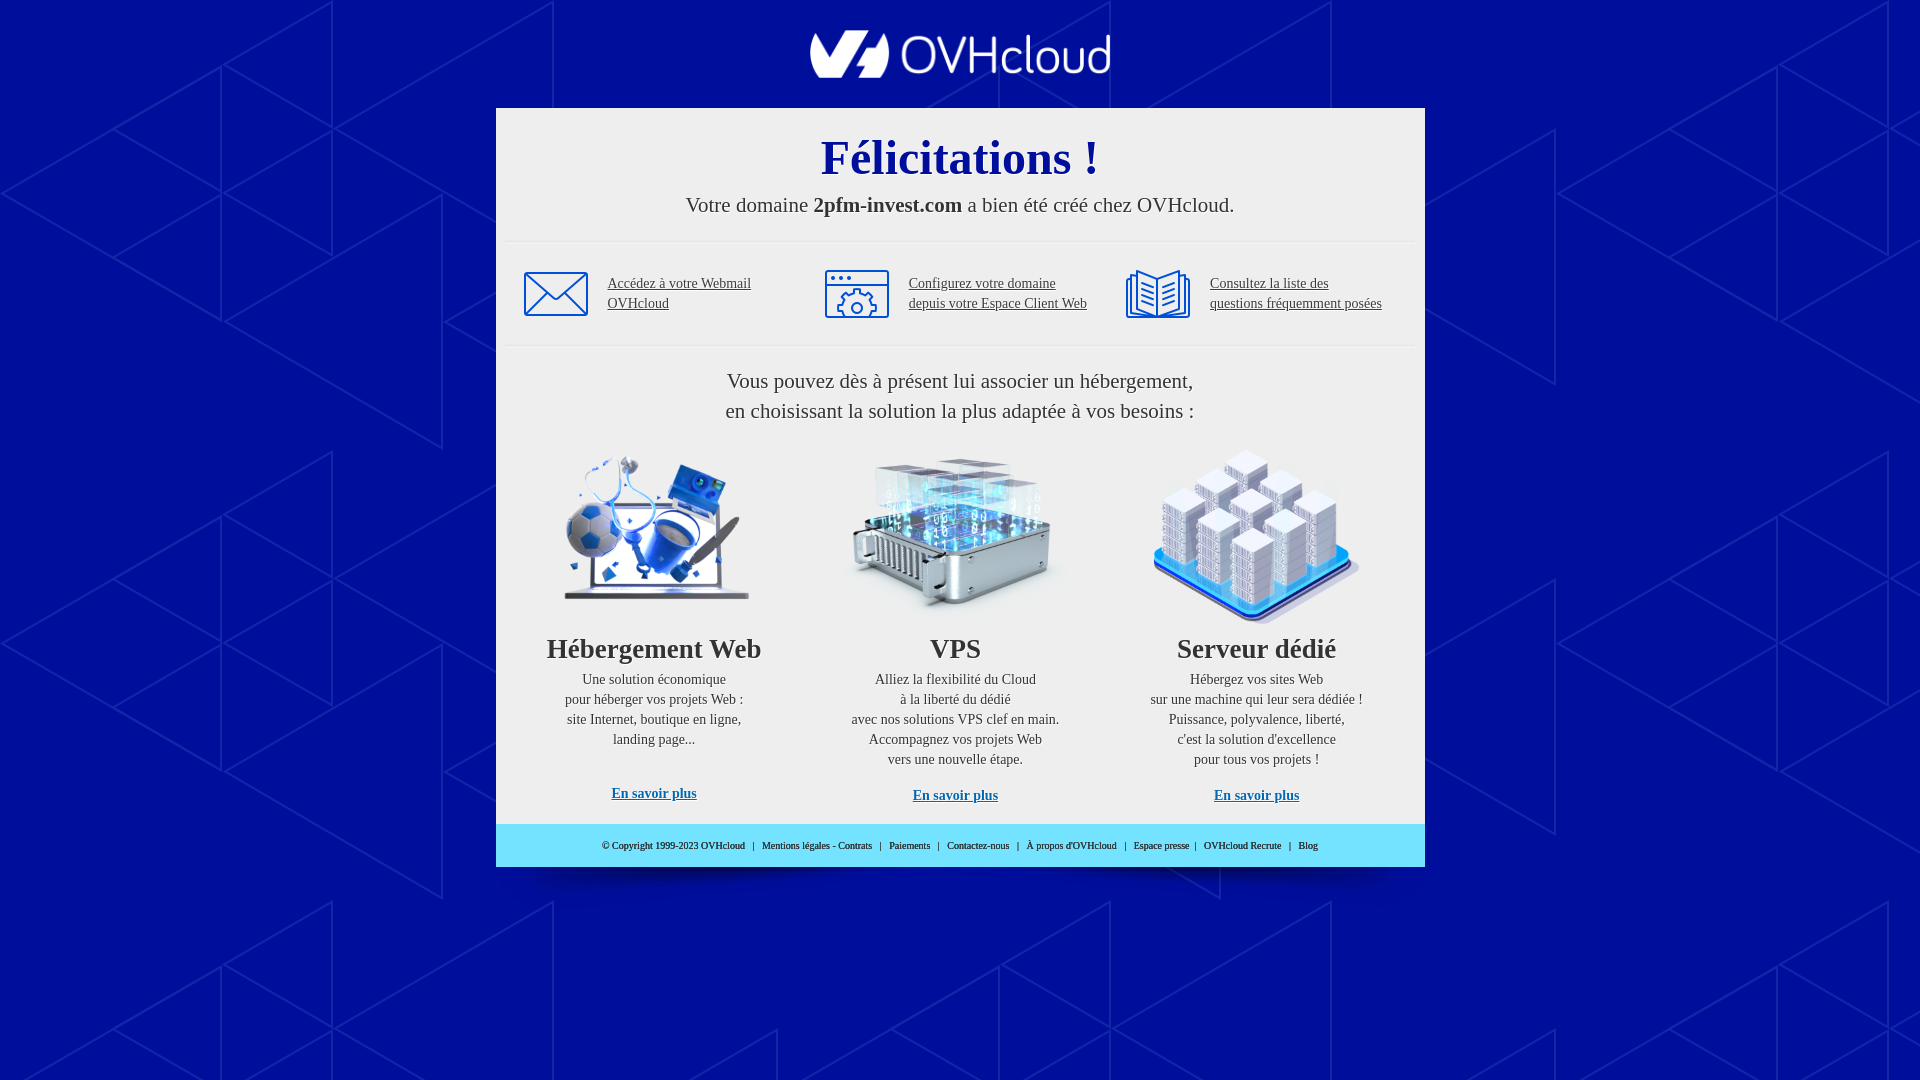  I want to click on 'Configurez votre domaine, so click(998, 293).